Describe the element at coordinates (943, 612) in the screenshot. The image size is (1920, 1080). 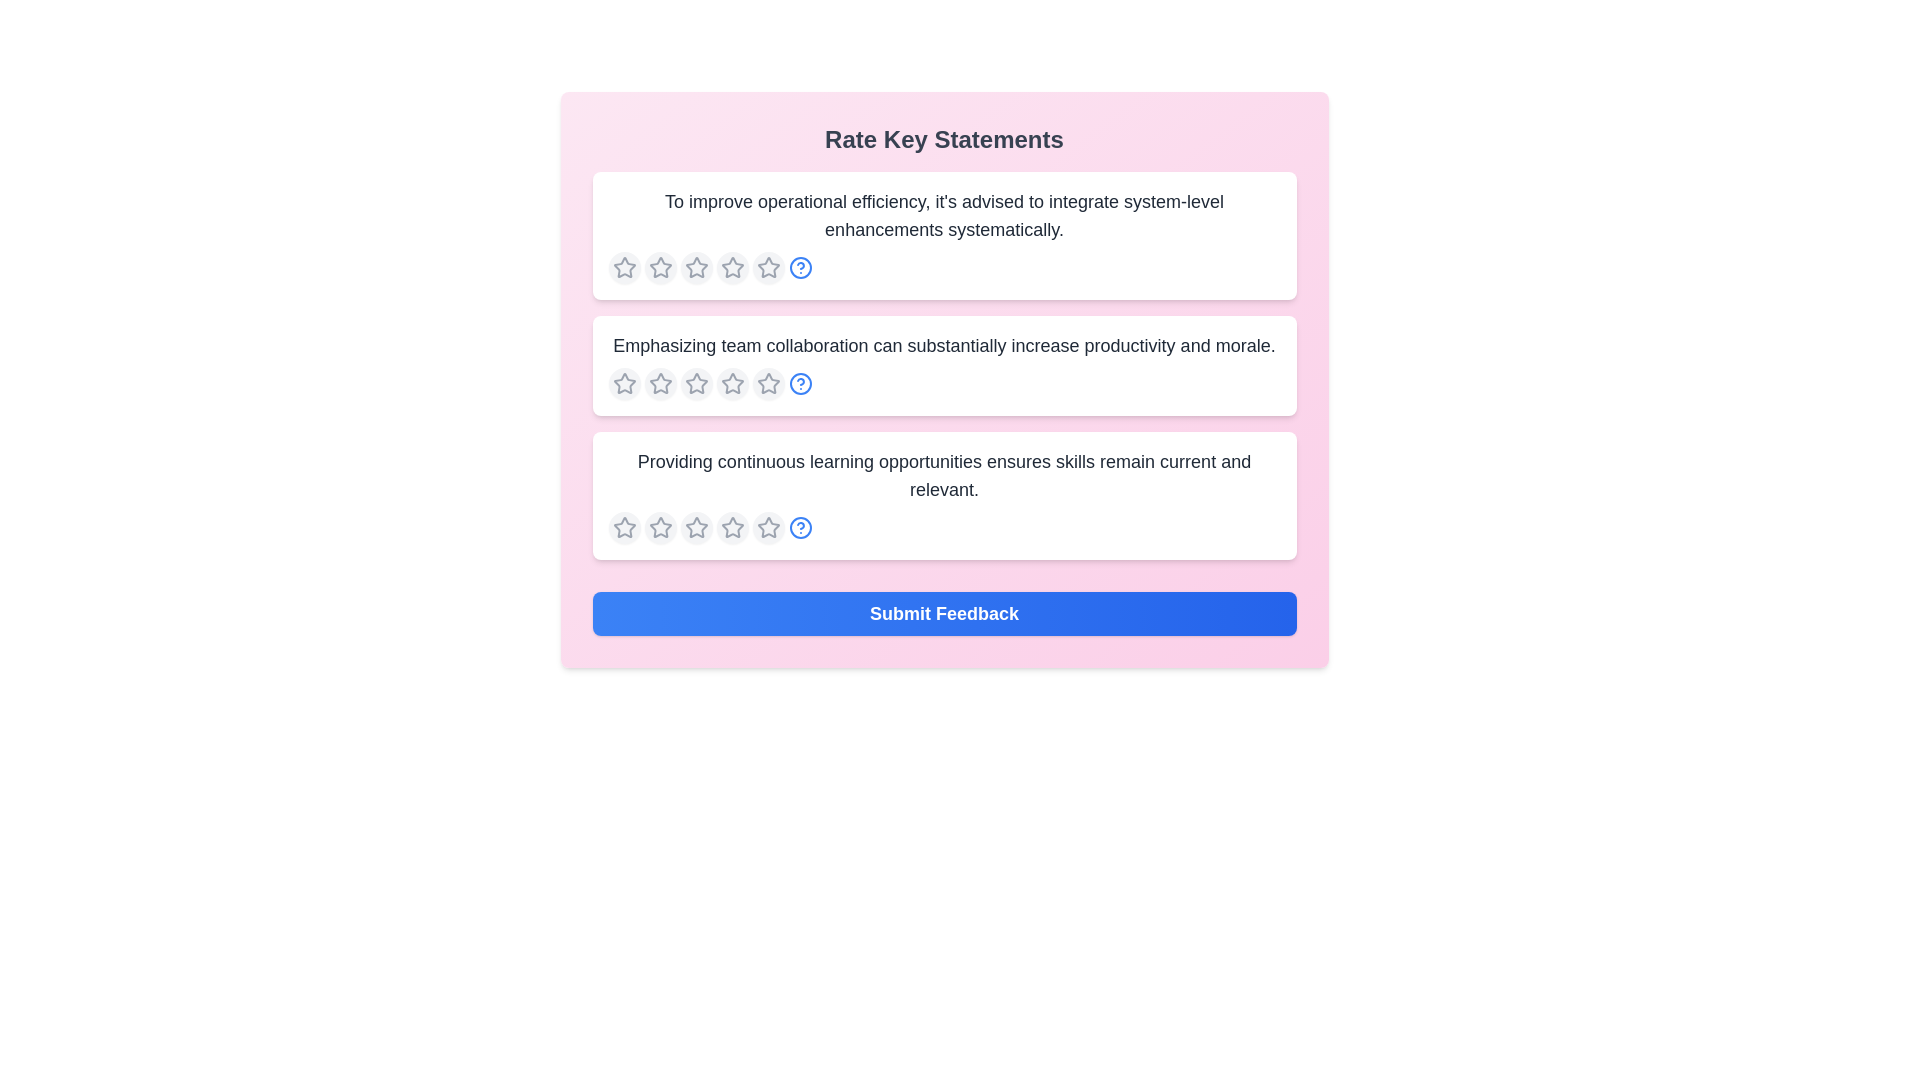
I see `the 'Submit Feedback' button` at that location.